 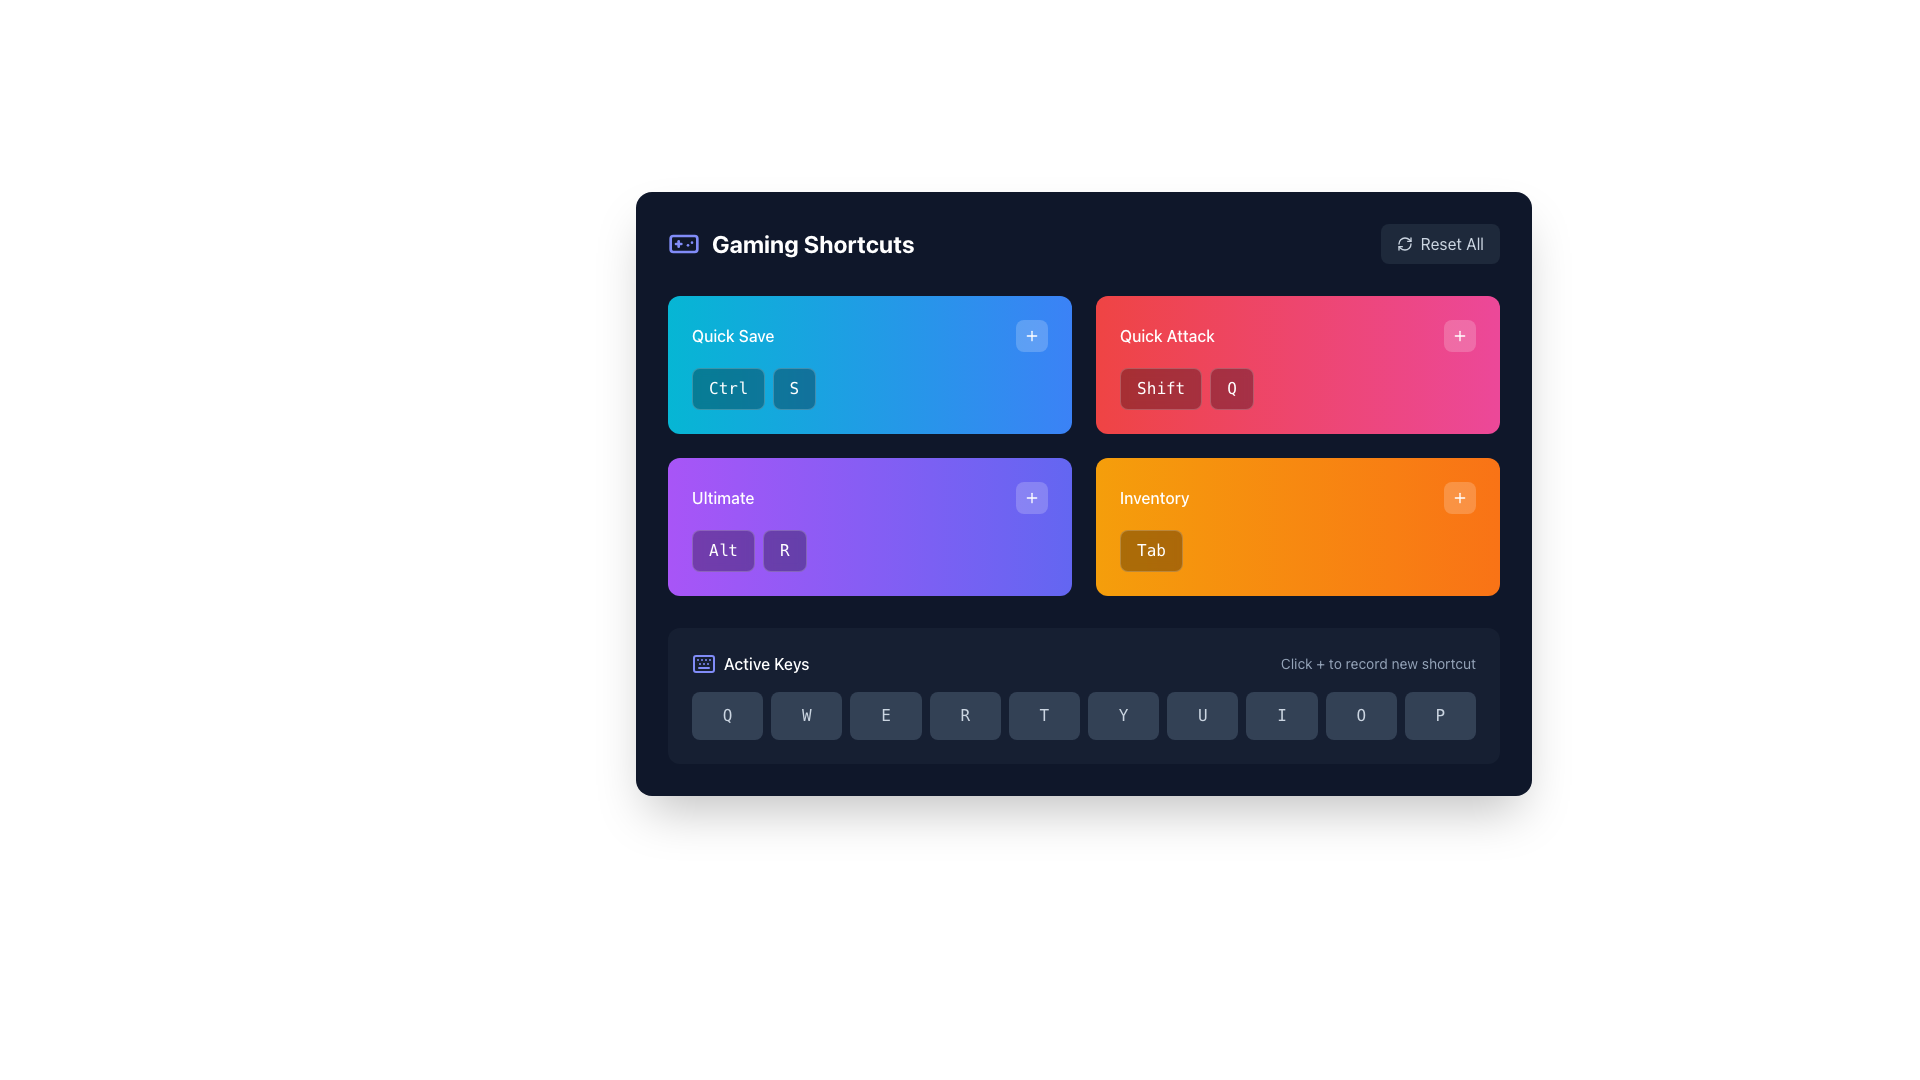 What do you see at coordinates (684, 242) in the screenshot?
I see `the inner part of the game controller icon, which serves as a visual part representing gaming-related features in the top-left section of the interface` at bounding box center [684, 242].